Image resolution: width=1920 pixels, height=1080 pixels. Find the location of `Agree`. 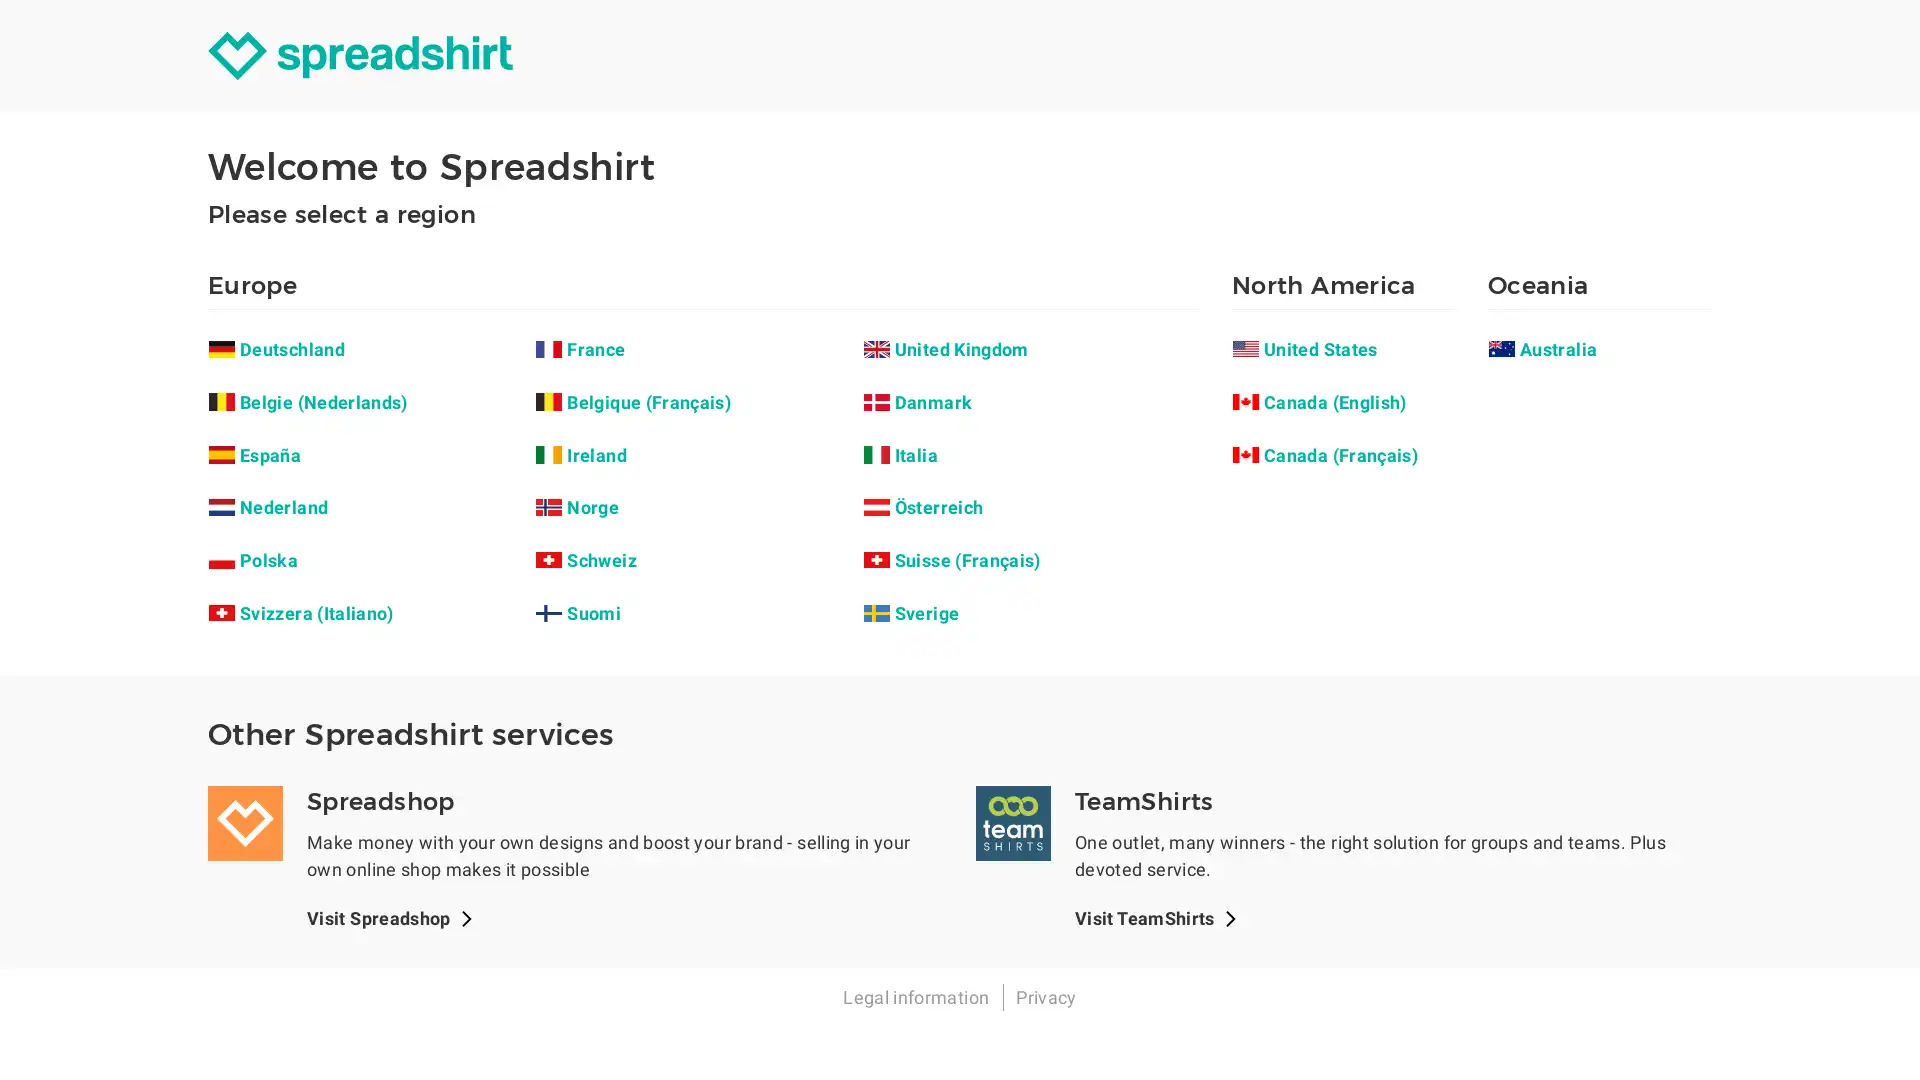

Agree is located at coordinates (1034, 482).